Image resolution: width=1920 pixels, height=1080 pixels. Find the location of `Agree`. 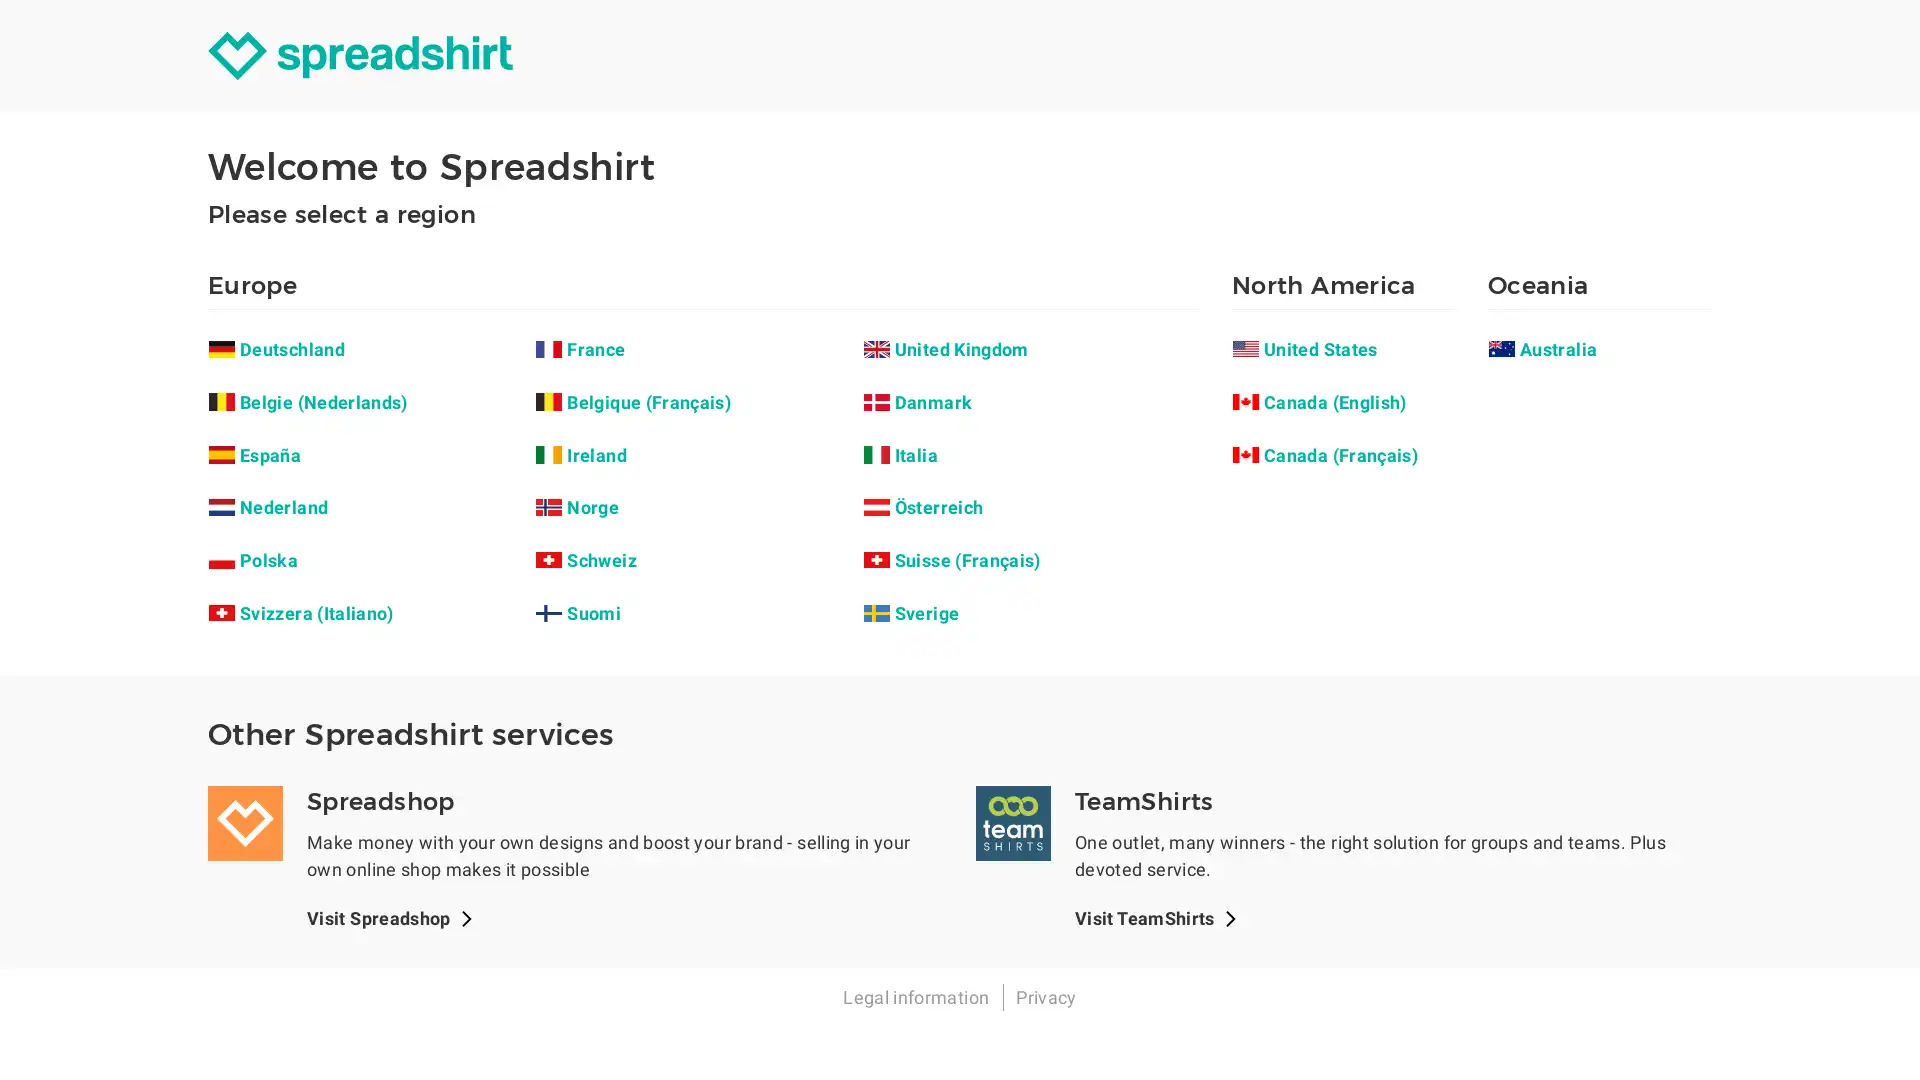

Agree is located at coordinates (1034, 482).